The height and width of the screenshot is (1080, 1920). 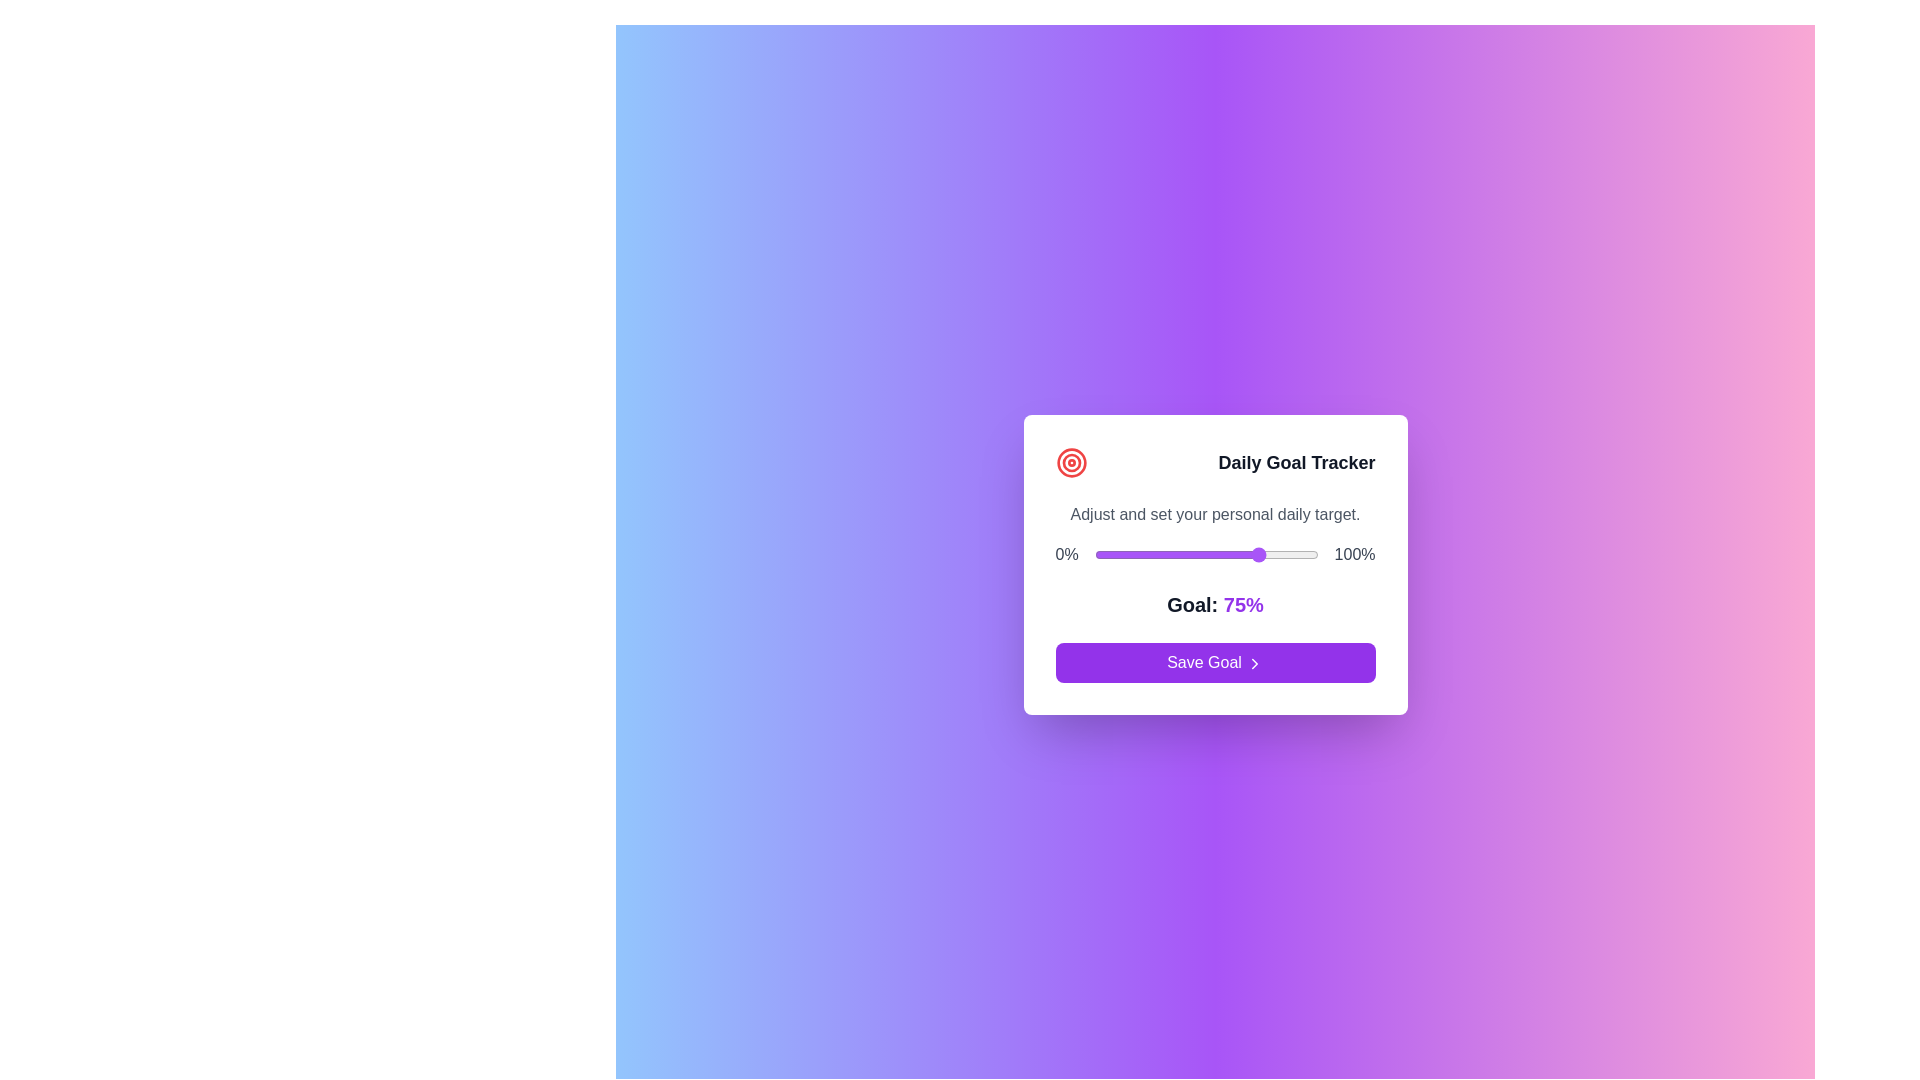 What do you see at coordinates (1102, 555) in the screenshot?
I see `the goal slider to 4%` at bounding box center [1102, 555].